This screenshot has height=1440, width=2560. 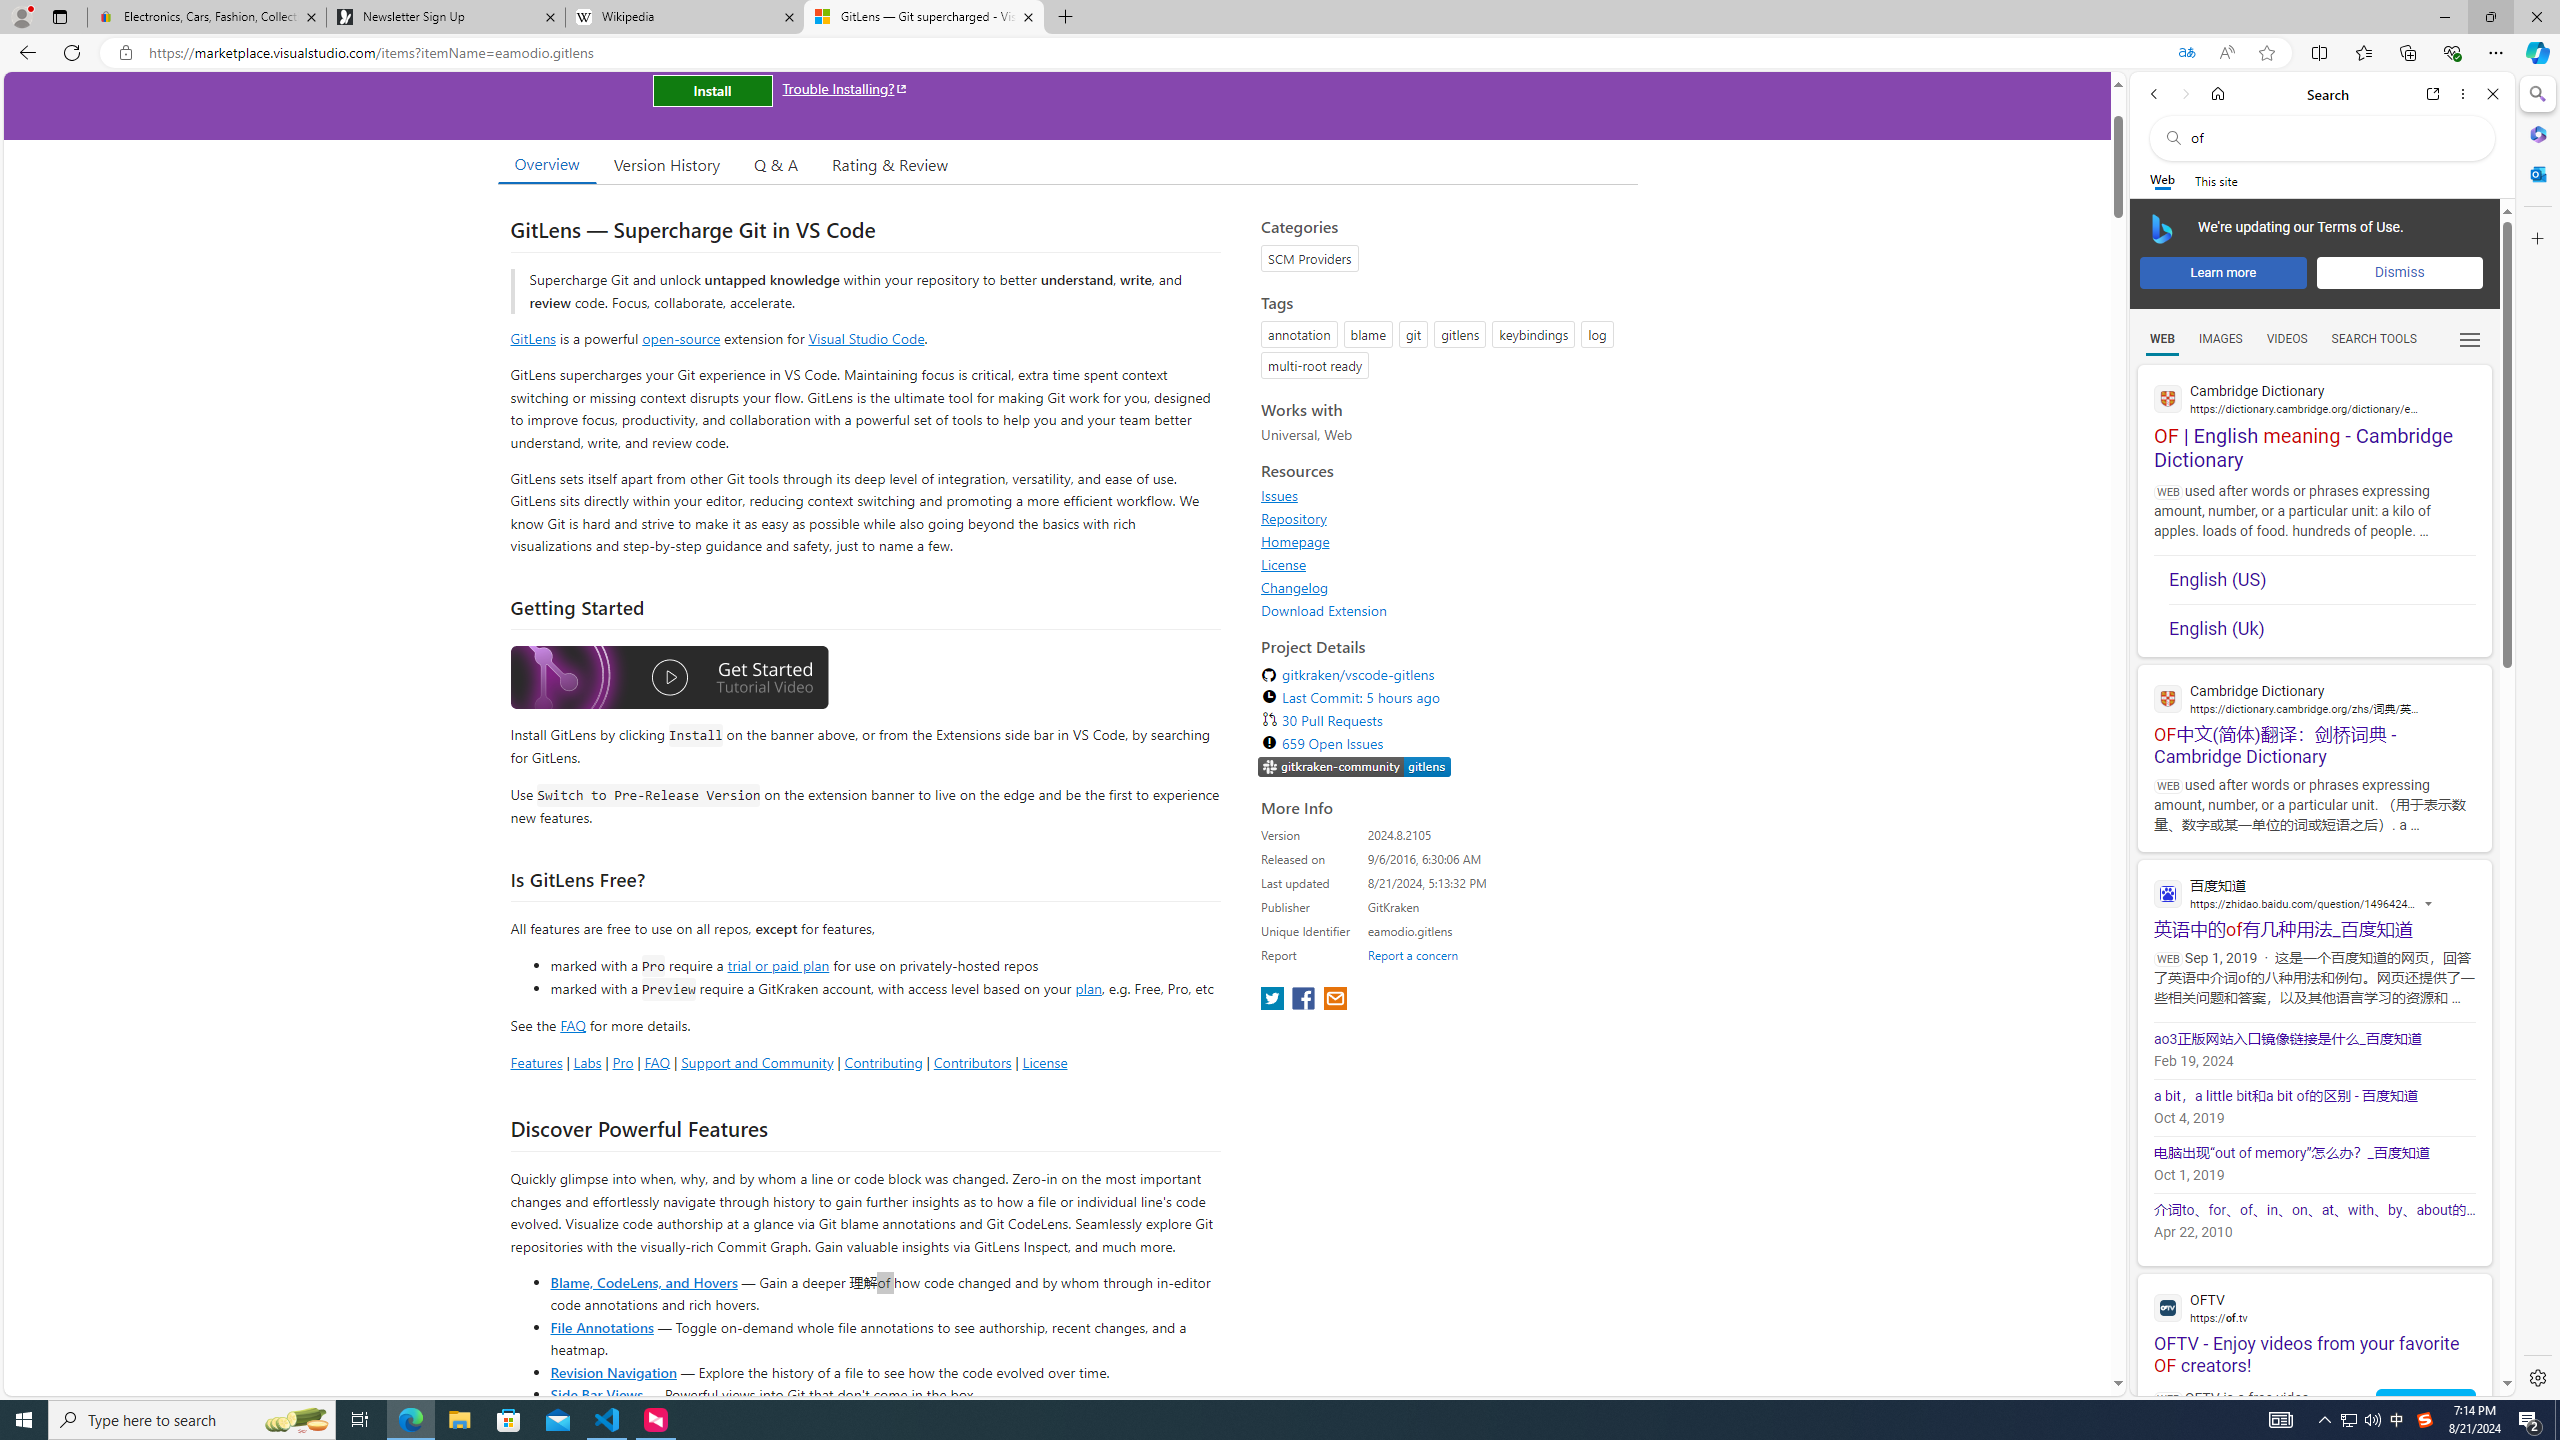 What do you see at coordinates (2429, 903) in the screenshot?
I see `'Actions for this site'` at bounding box center [2429, 903].